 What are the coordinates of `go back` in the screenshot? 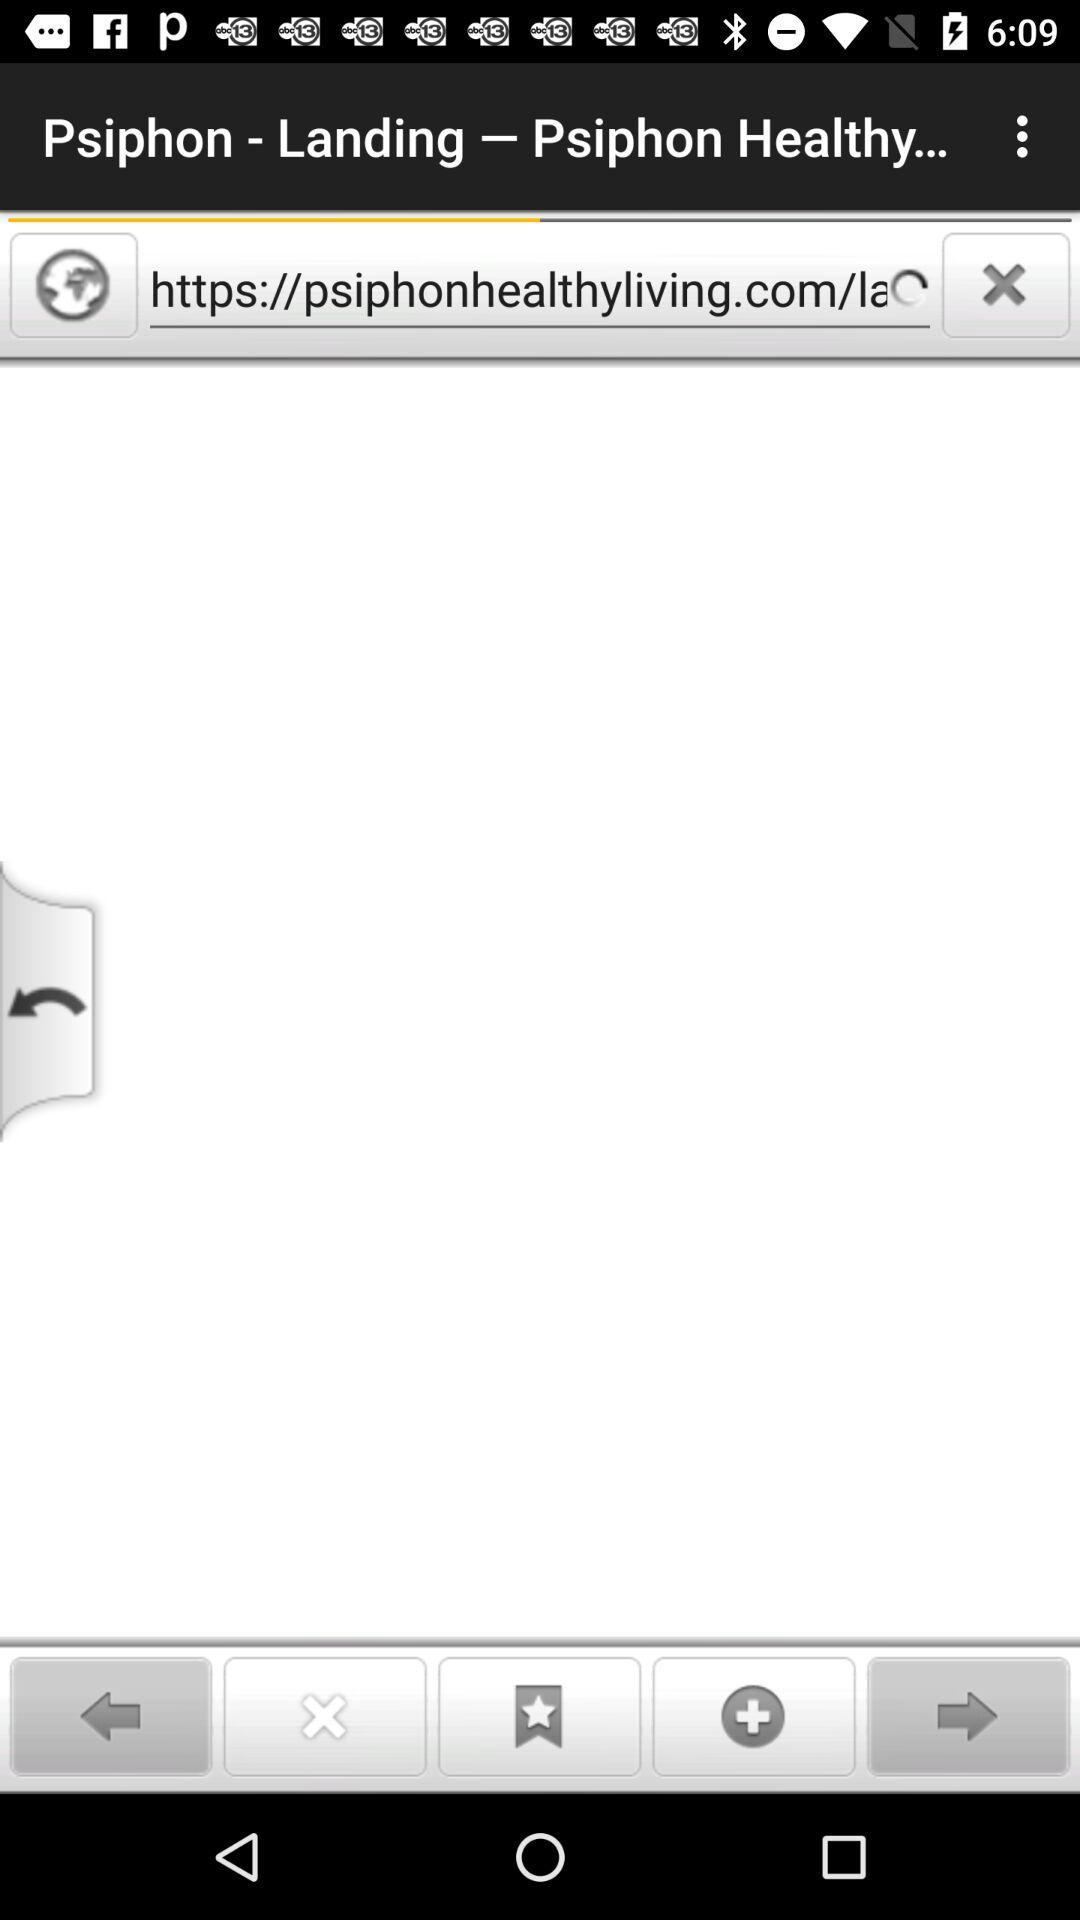 It's located at (54, 1001).